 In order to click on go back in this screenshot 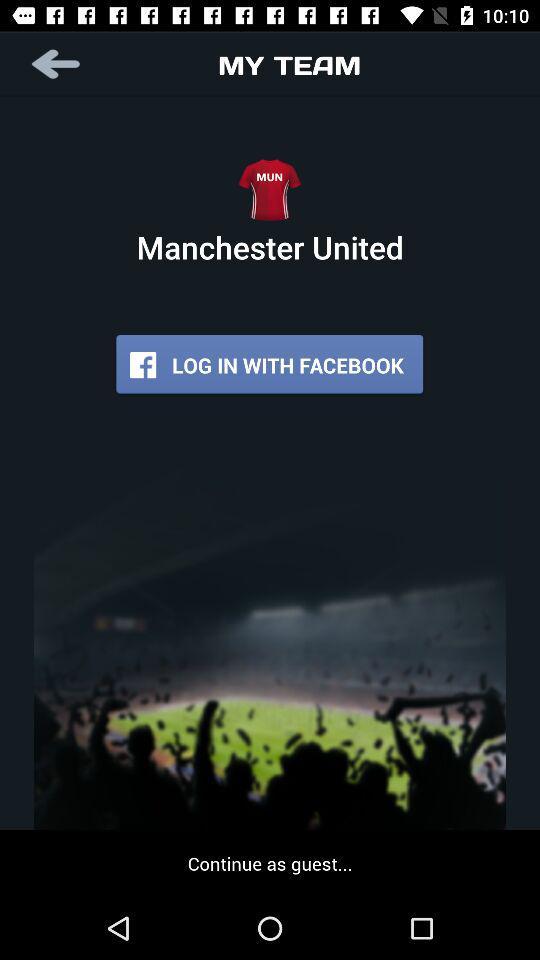, I will do `click(57, 64)`.